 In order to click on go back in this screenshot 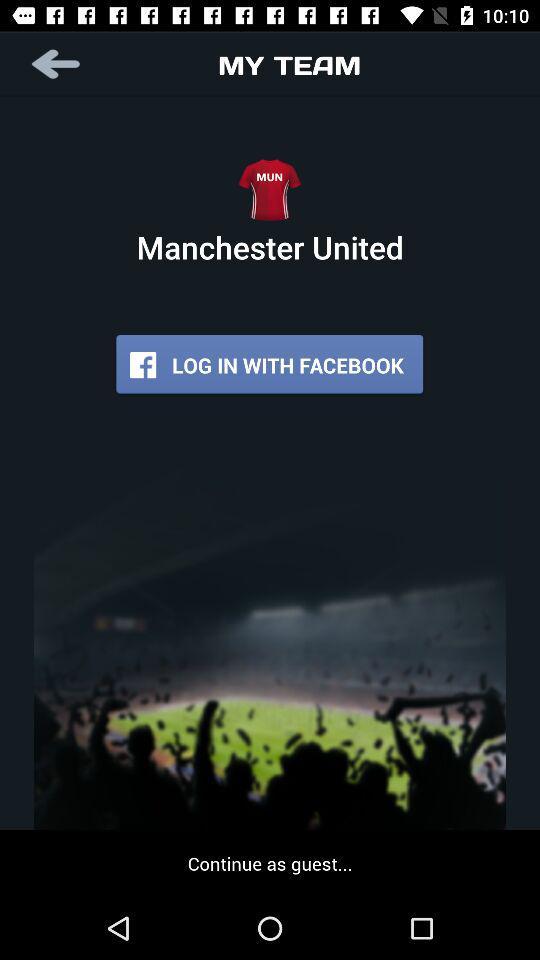, I will do `click(57, 64)`.